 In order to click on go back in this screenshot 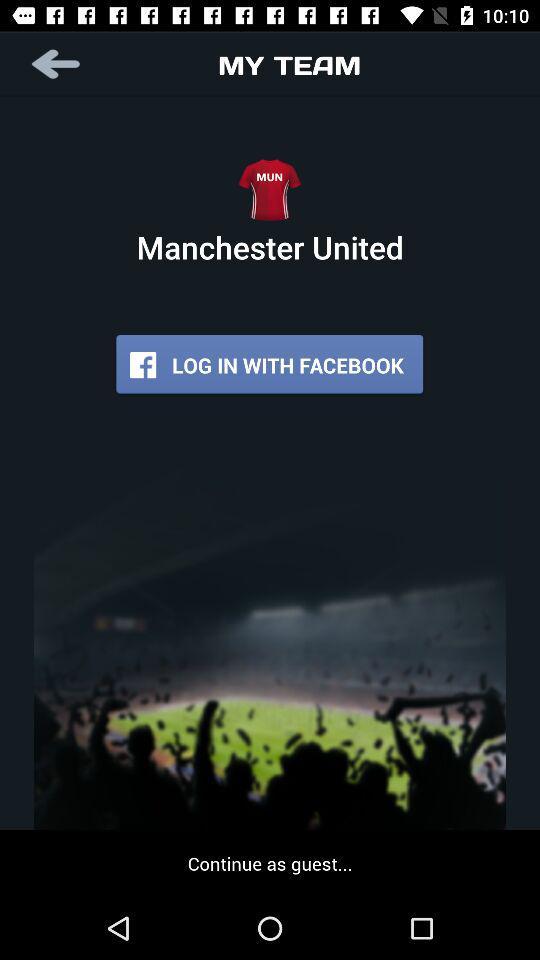, I will do `click(57, 64)`.